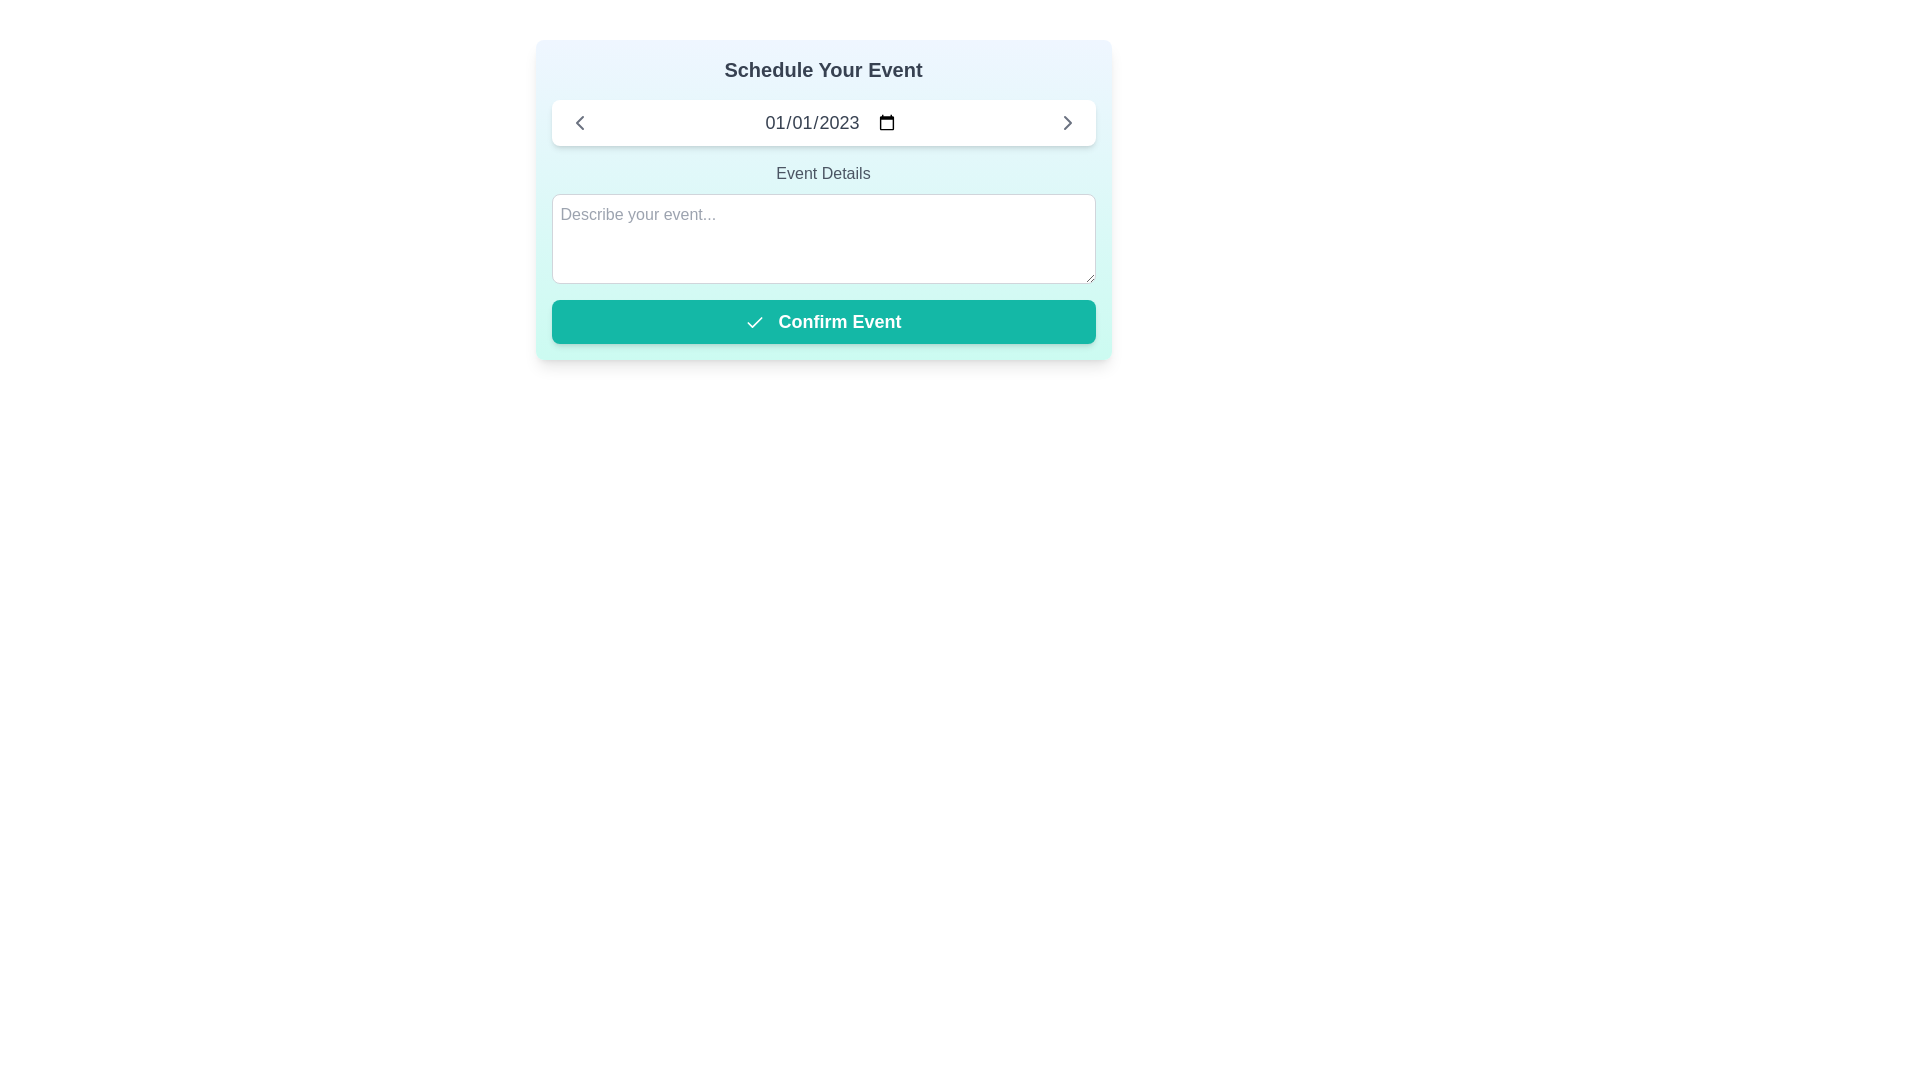  I want to click on the teal-colored 'Confirm Event' button with white bold text and a check icon to confirm the event, so click(823, 320).